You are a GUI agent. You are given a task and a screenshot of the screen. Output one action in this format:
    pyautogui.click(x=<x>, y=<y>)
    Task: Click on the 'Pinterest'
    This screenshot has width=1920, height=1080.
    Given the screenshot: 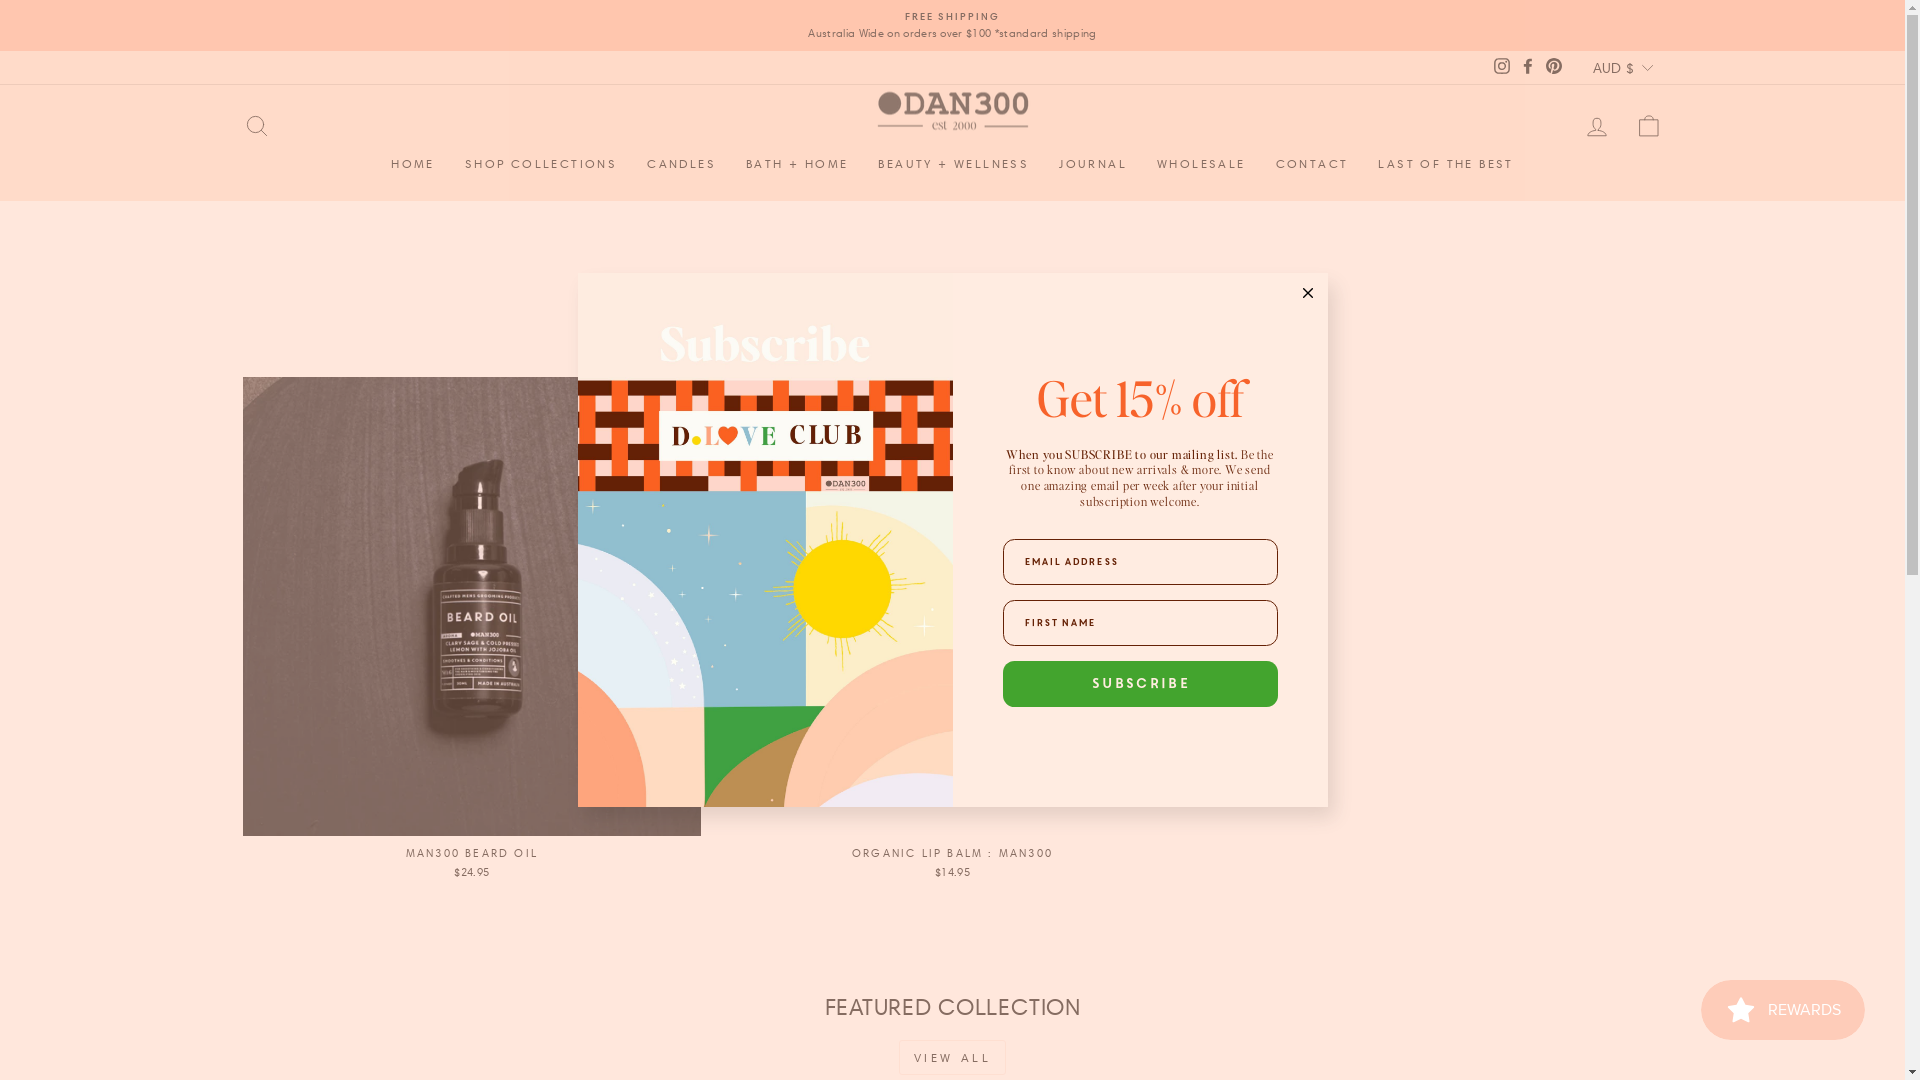 What is the action you would take?
    pyautogui.click(x=1539, y=66)
    